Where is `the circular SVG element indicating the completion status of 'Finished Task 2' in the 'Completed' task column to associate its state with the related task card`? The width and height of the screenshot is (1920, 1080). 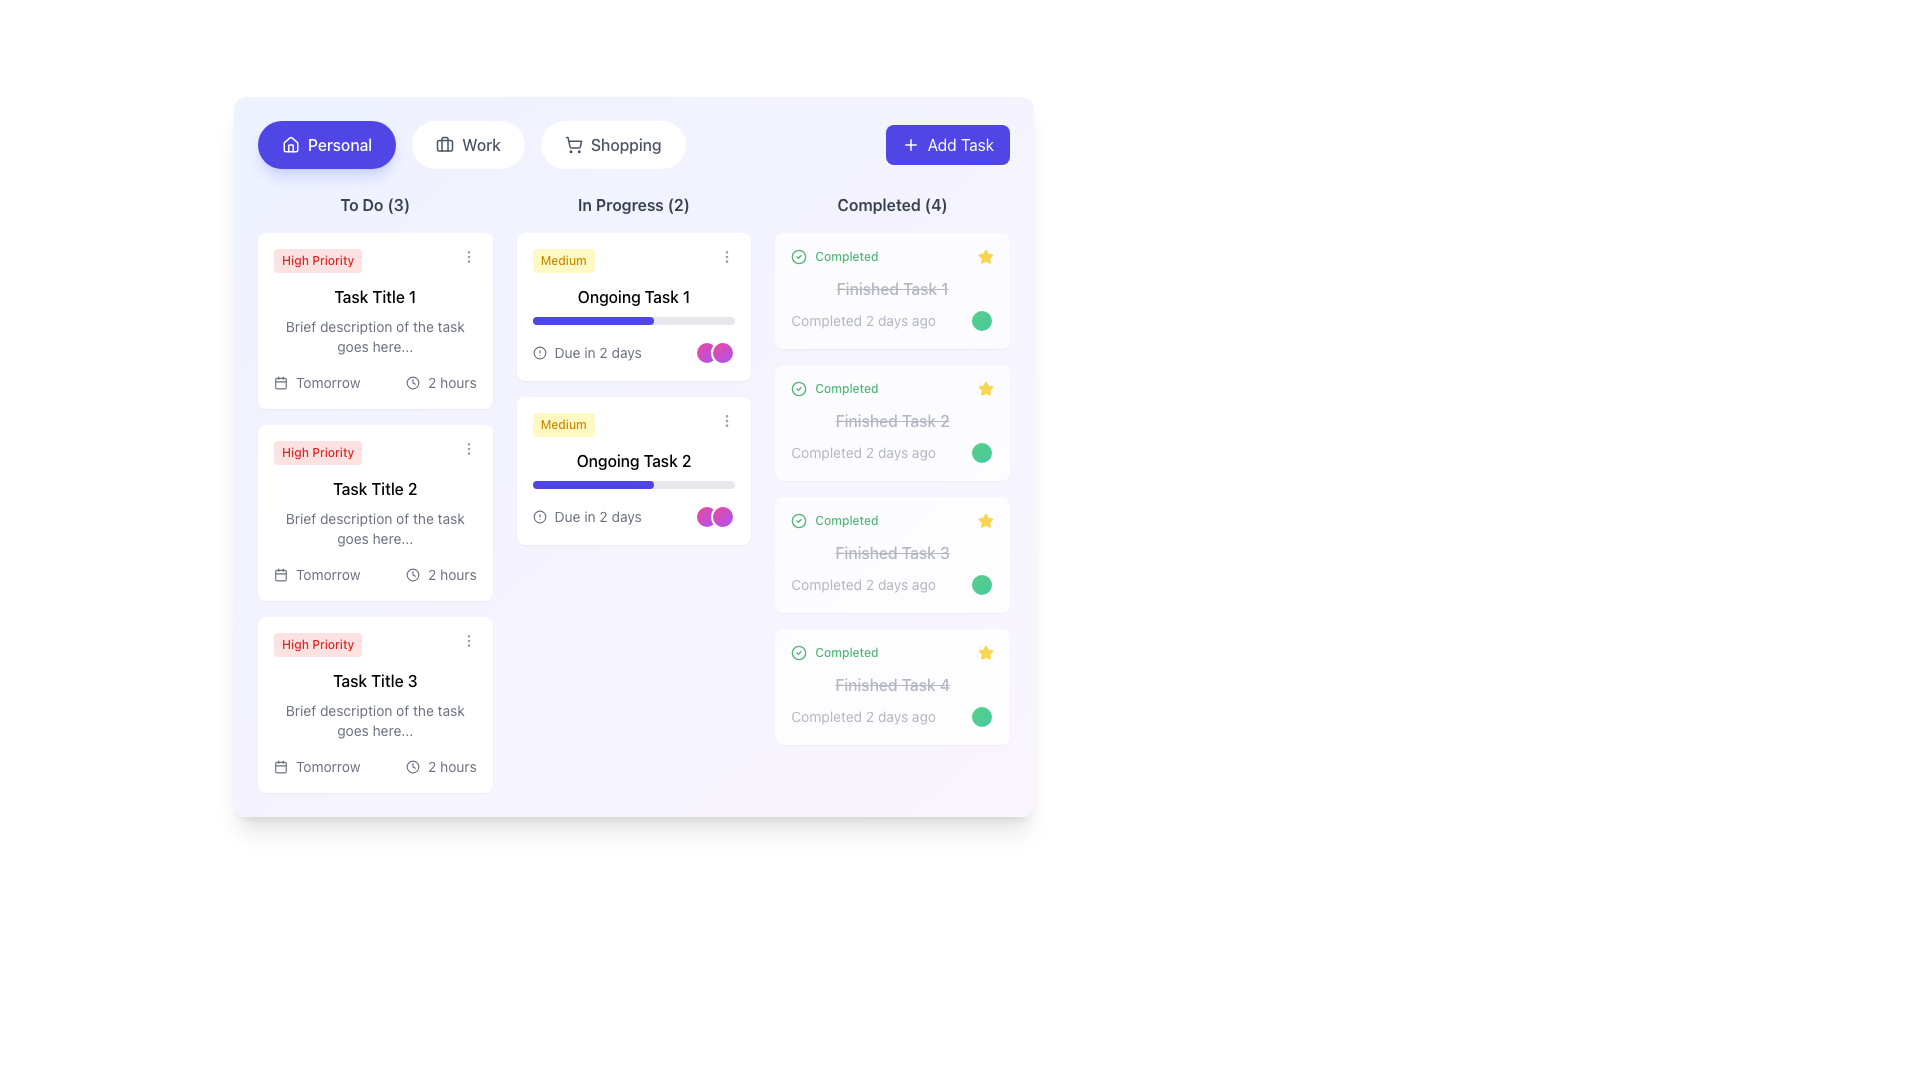
the circular SVG element indicating the completion status of 'Finished Task 2' in the 'Completed' task column to associate its state with the related task card is located at coordinates (798, 389).